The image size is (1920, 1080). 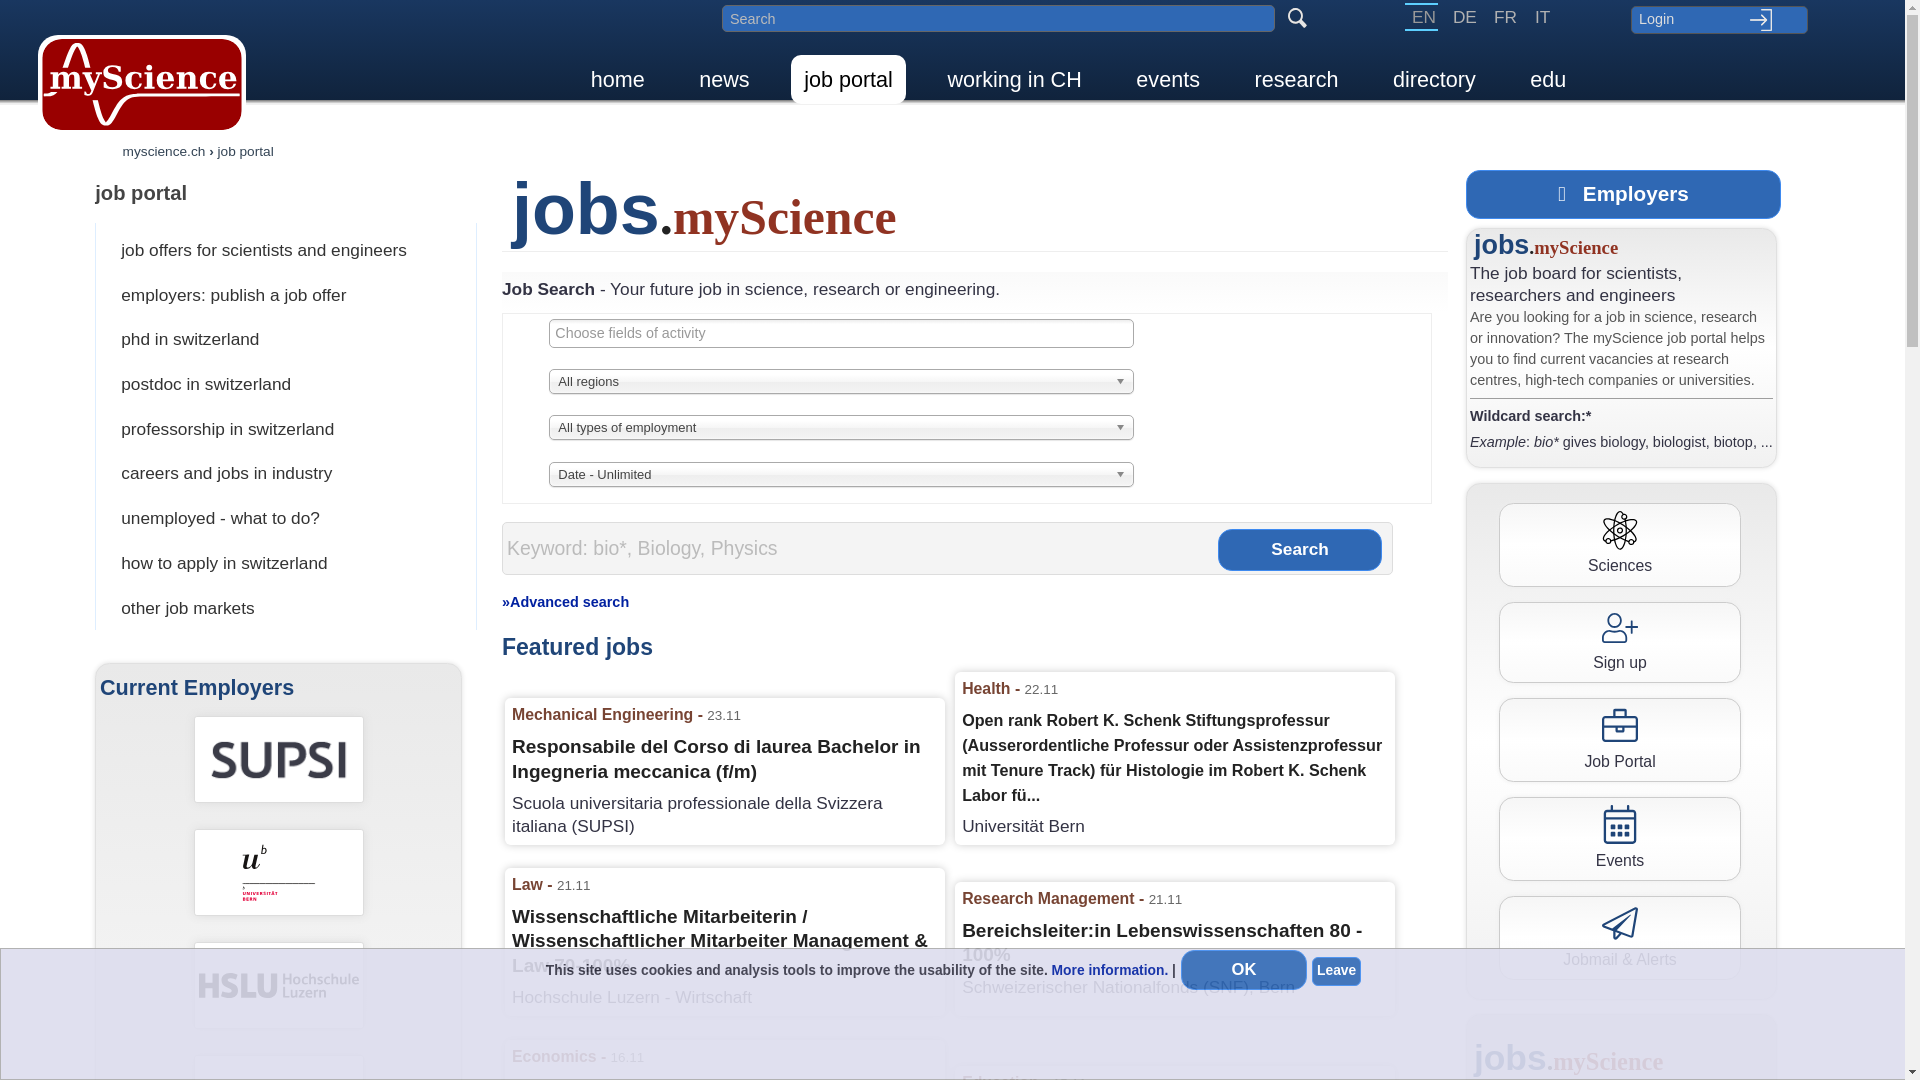 I want to click on 'myscience.ch', so click(x=164, y=150).